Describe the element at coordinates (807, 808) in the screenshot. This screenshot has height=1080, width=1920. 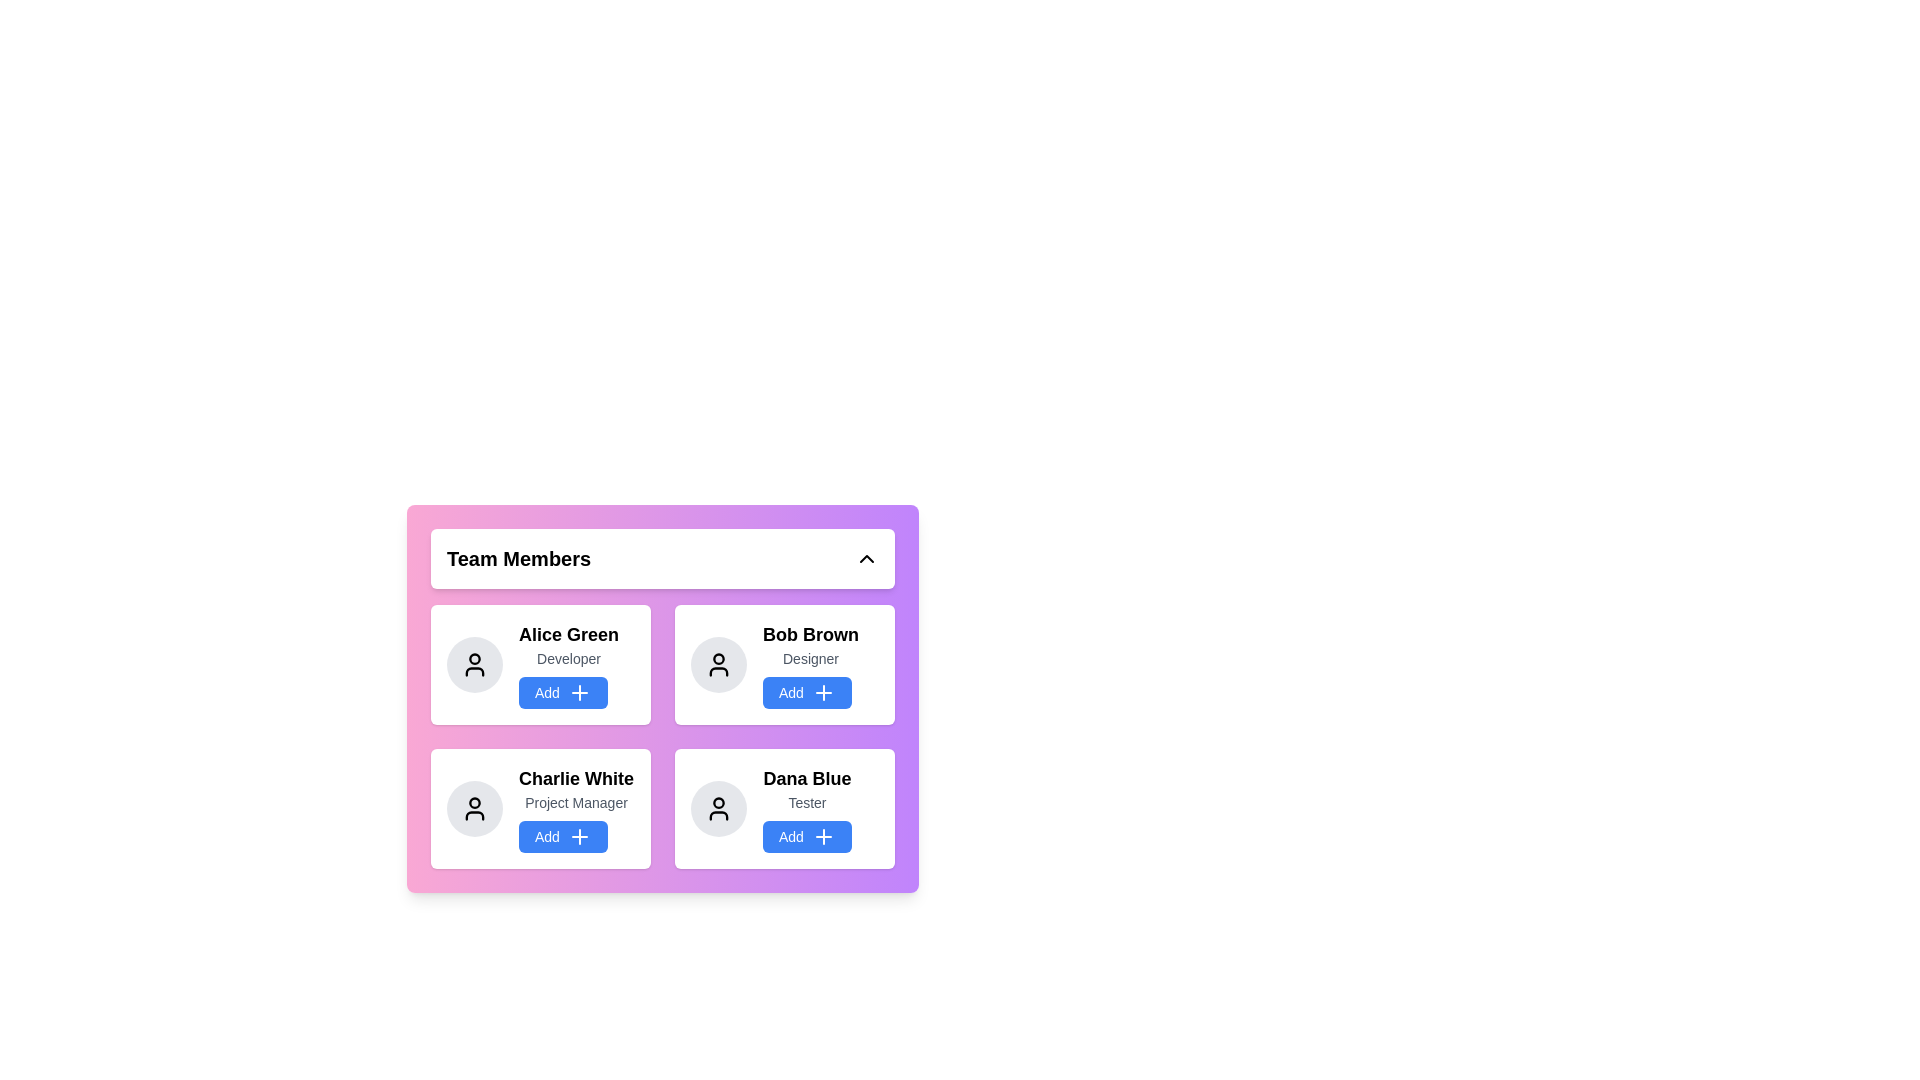
I see `the Composite card representing team member 'Dana Blue', located in the bottom-right corner of the grid layout in the 'Team Members' section` at that location.